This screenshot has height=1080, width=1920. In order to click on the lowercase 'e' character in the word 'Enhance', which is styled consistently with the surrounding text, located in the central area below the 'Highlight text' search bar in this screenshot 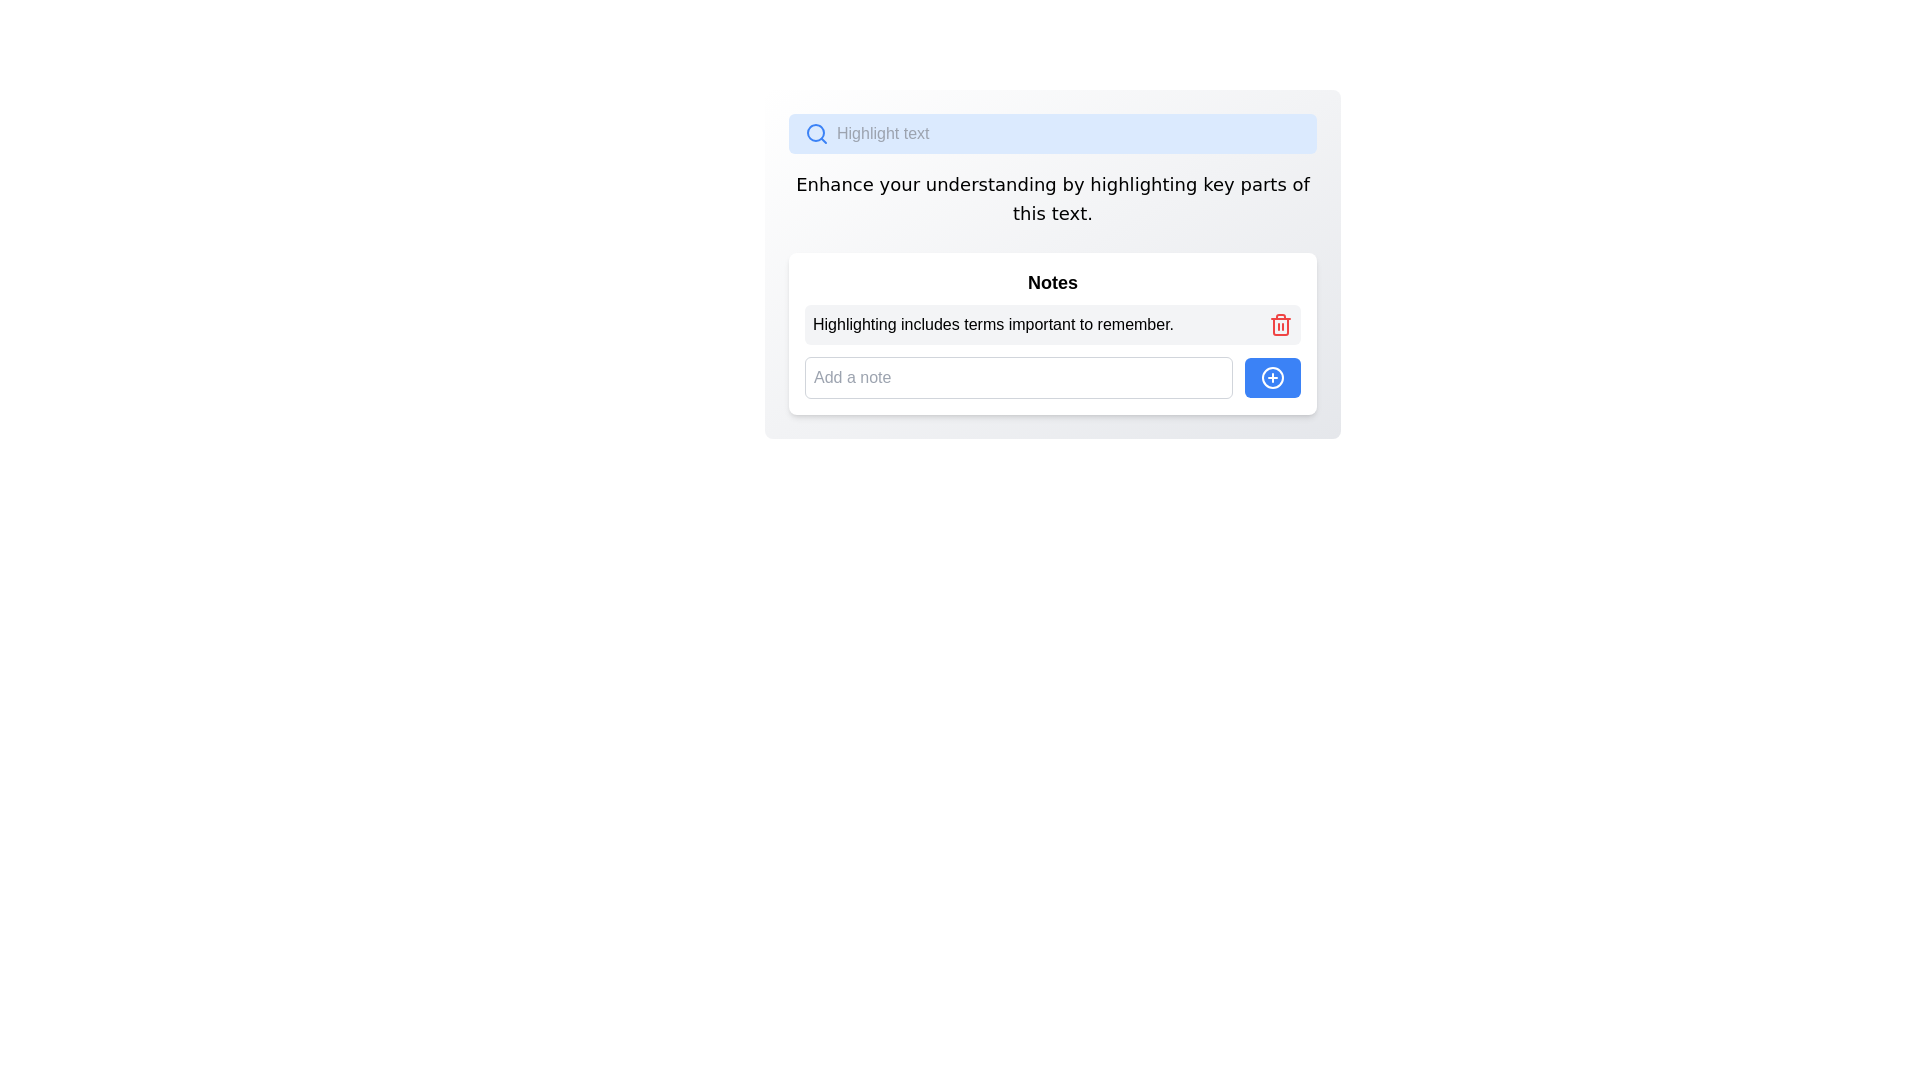, I will do `click(868, 184)`.